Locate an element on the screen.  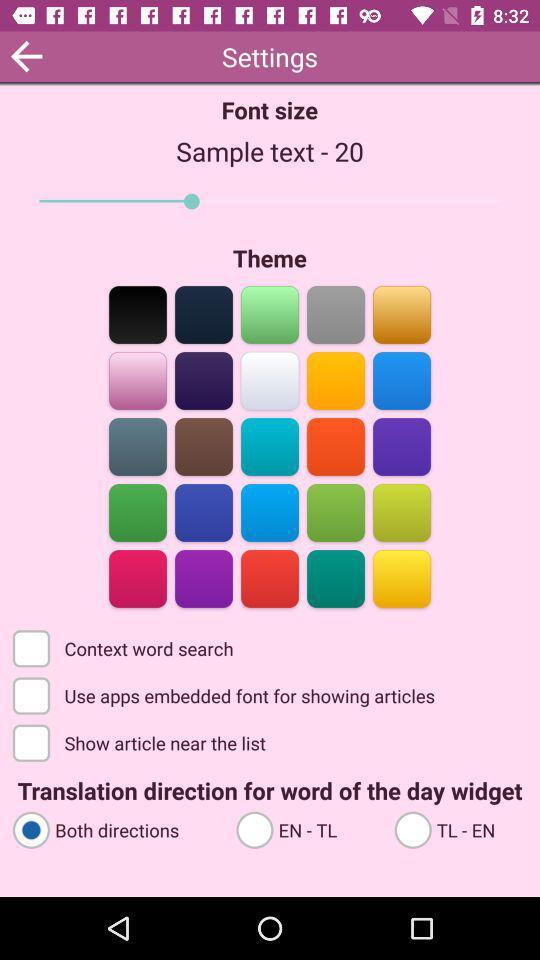
switches theme color to selected option is located at coordinates (270, 378).